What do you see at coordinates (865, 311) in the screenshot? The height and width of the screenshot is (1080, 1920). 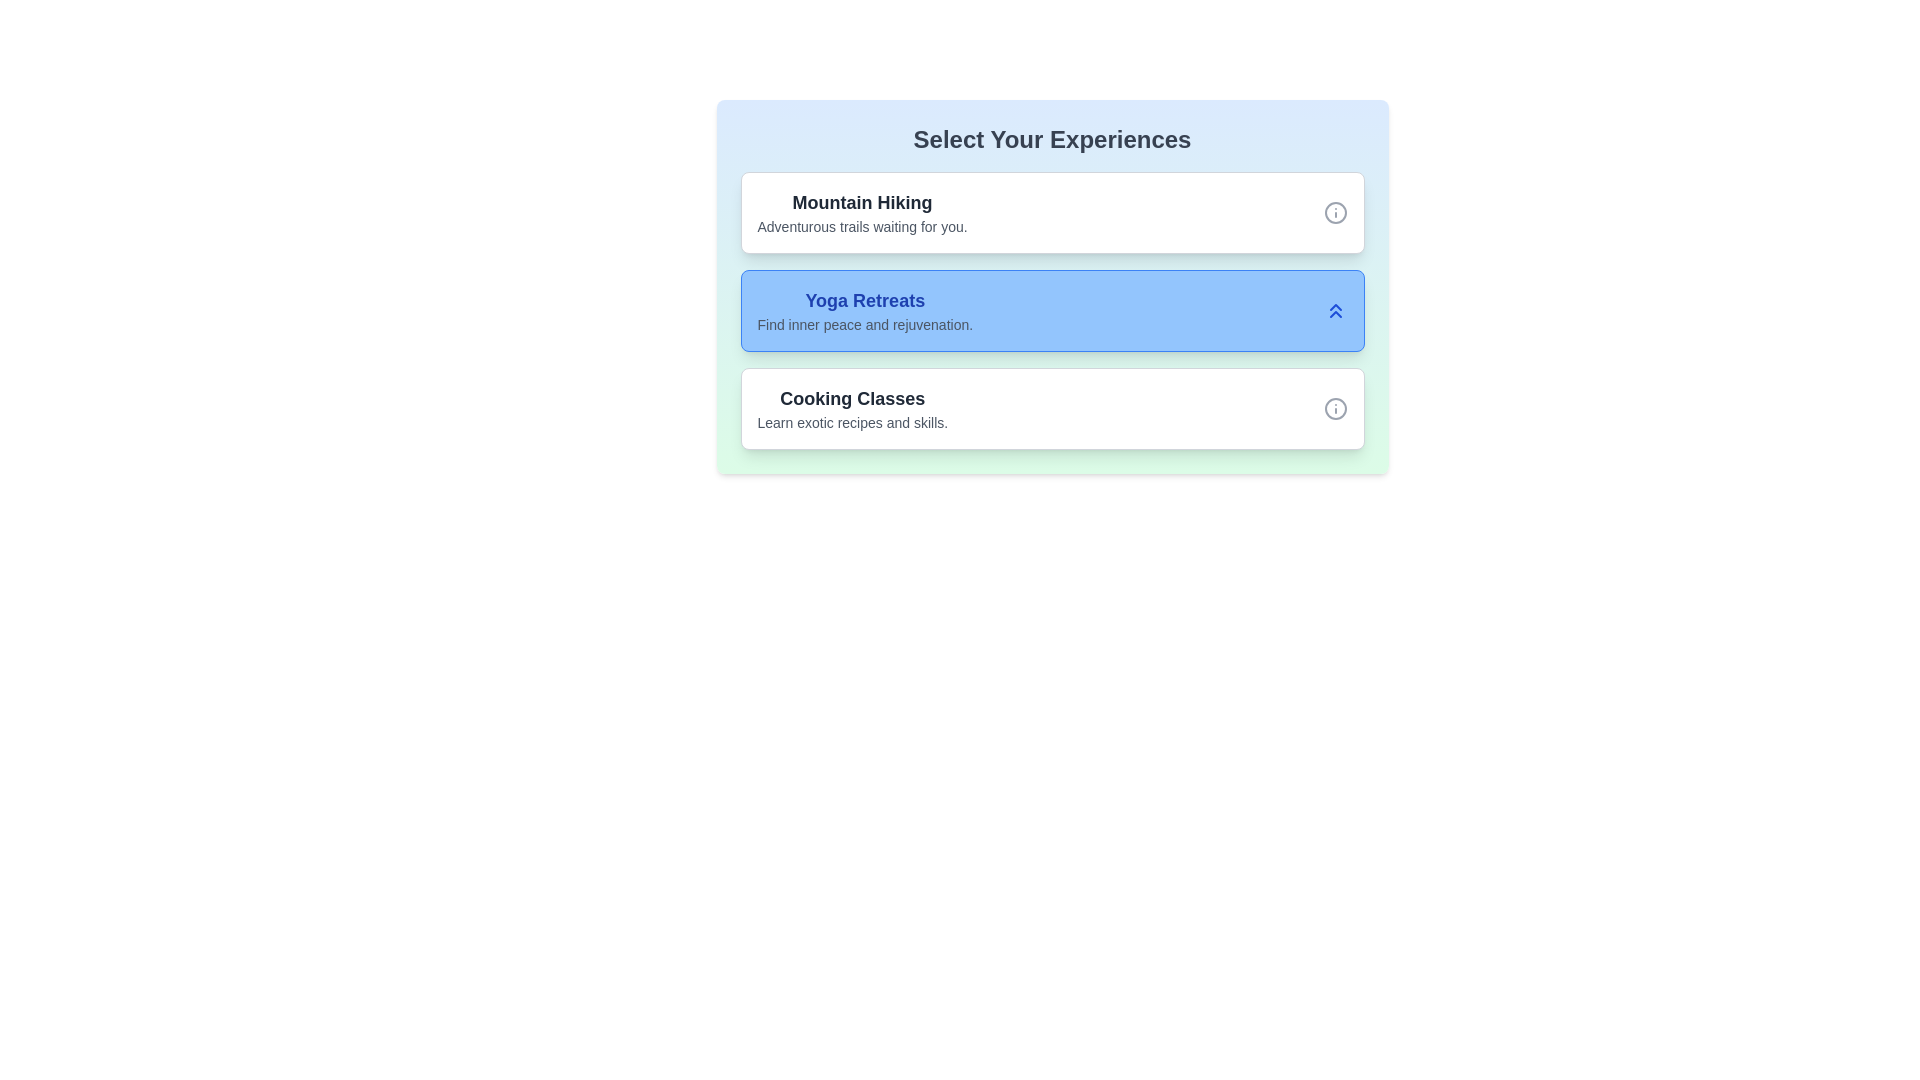 I see `the item Yoga Retreats` at bounding box center [865, 311].